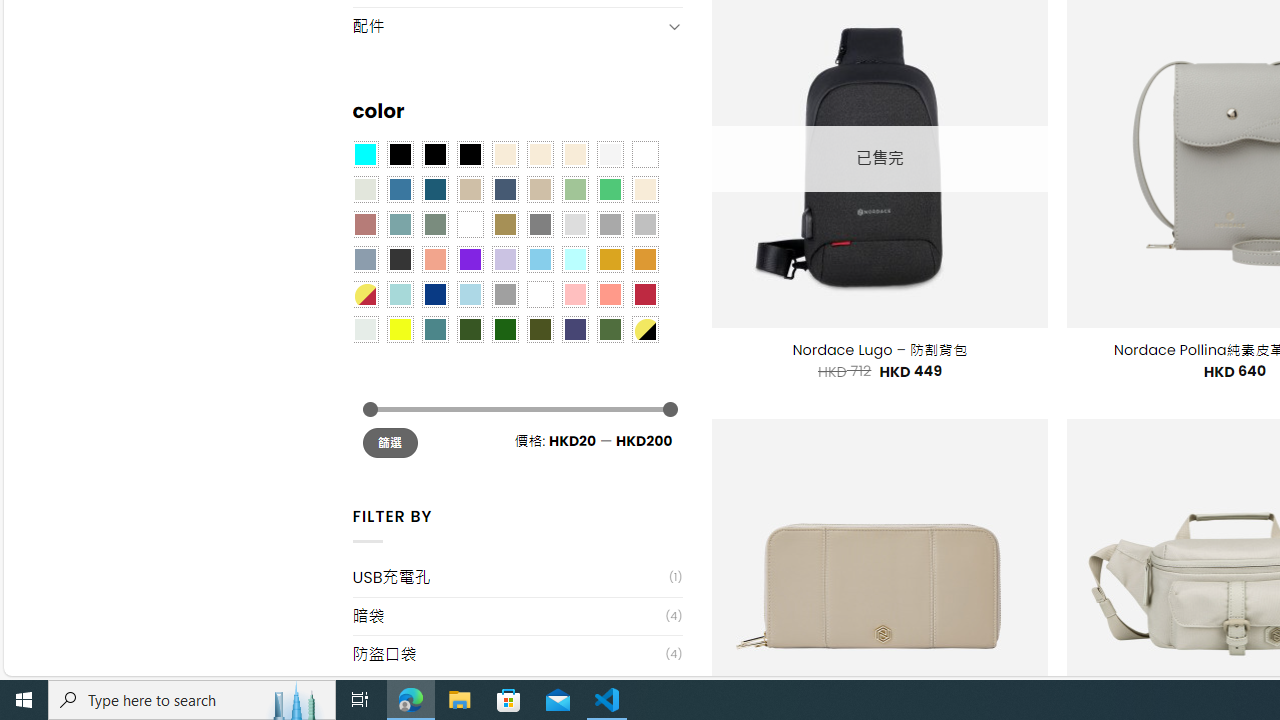 This screenshot has height=720, width=1280. What do you see at coordinates (573, 153) in the screenshot?
I see `'Cream'` at bounding box center [573, 153].